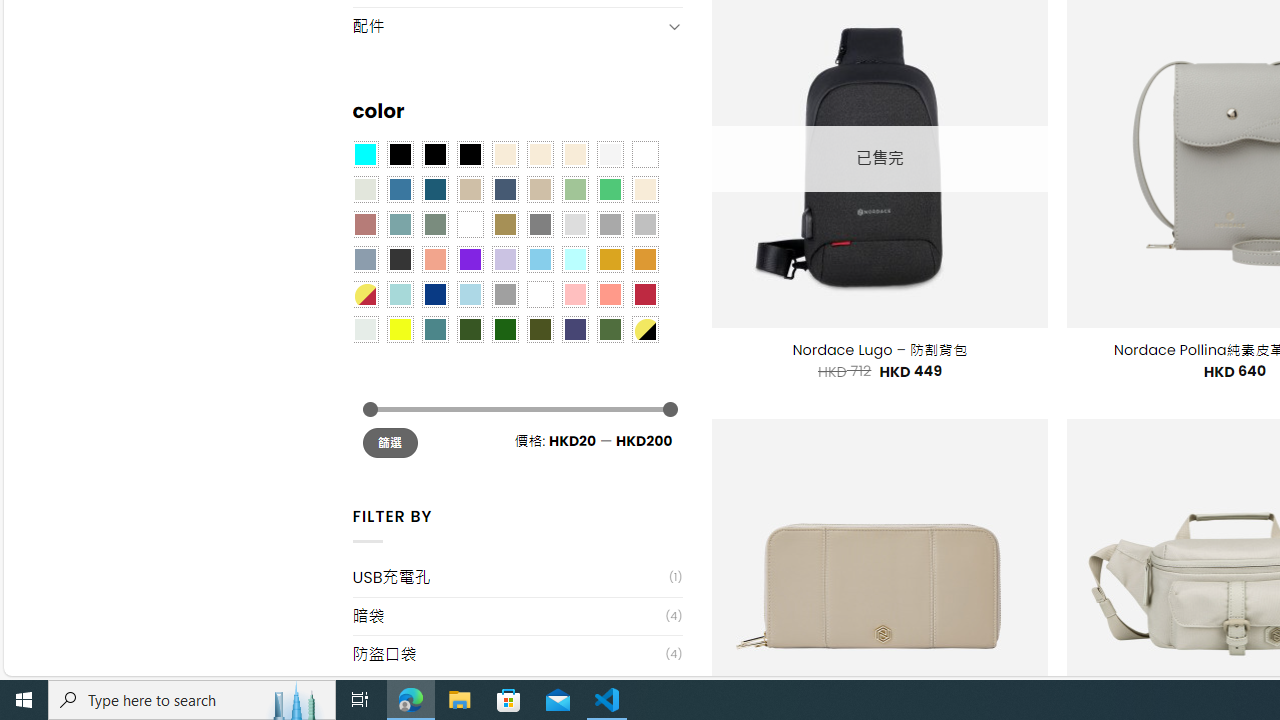 This screenshot has height=720, width=1280. What do you see at coordinates (573, 153) in the screenshot?
I see `'Cream'` at bounding box center [573, 153].